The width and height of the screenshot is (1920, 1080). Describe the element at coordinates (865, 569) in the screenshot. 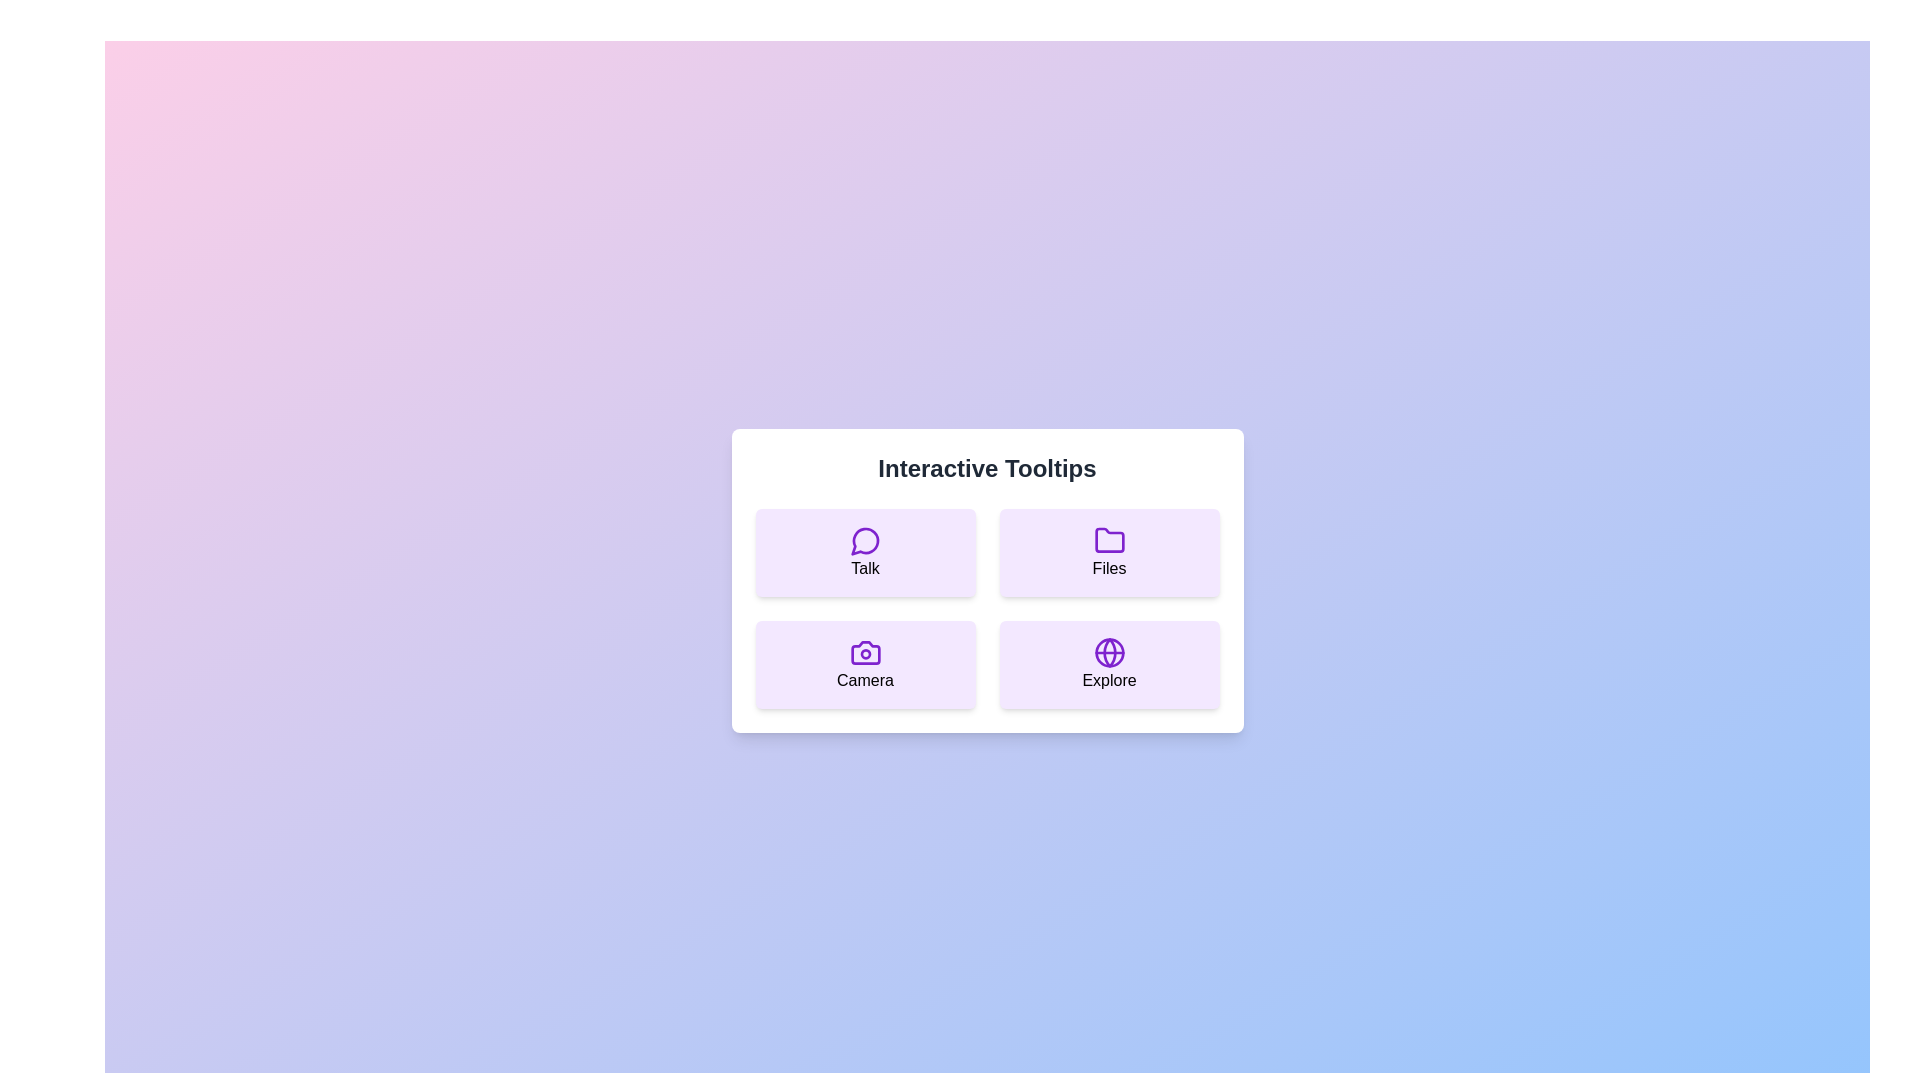

I see `the Text label that serves as a description for the 'Talk' button located in the top-left quadrant of the interactive tooltips panel` at that location.